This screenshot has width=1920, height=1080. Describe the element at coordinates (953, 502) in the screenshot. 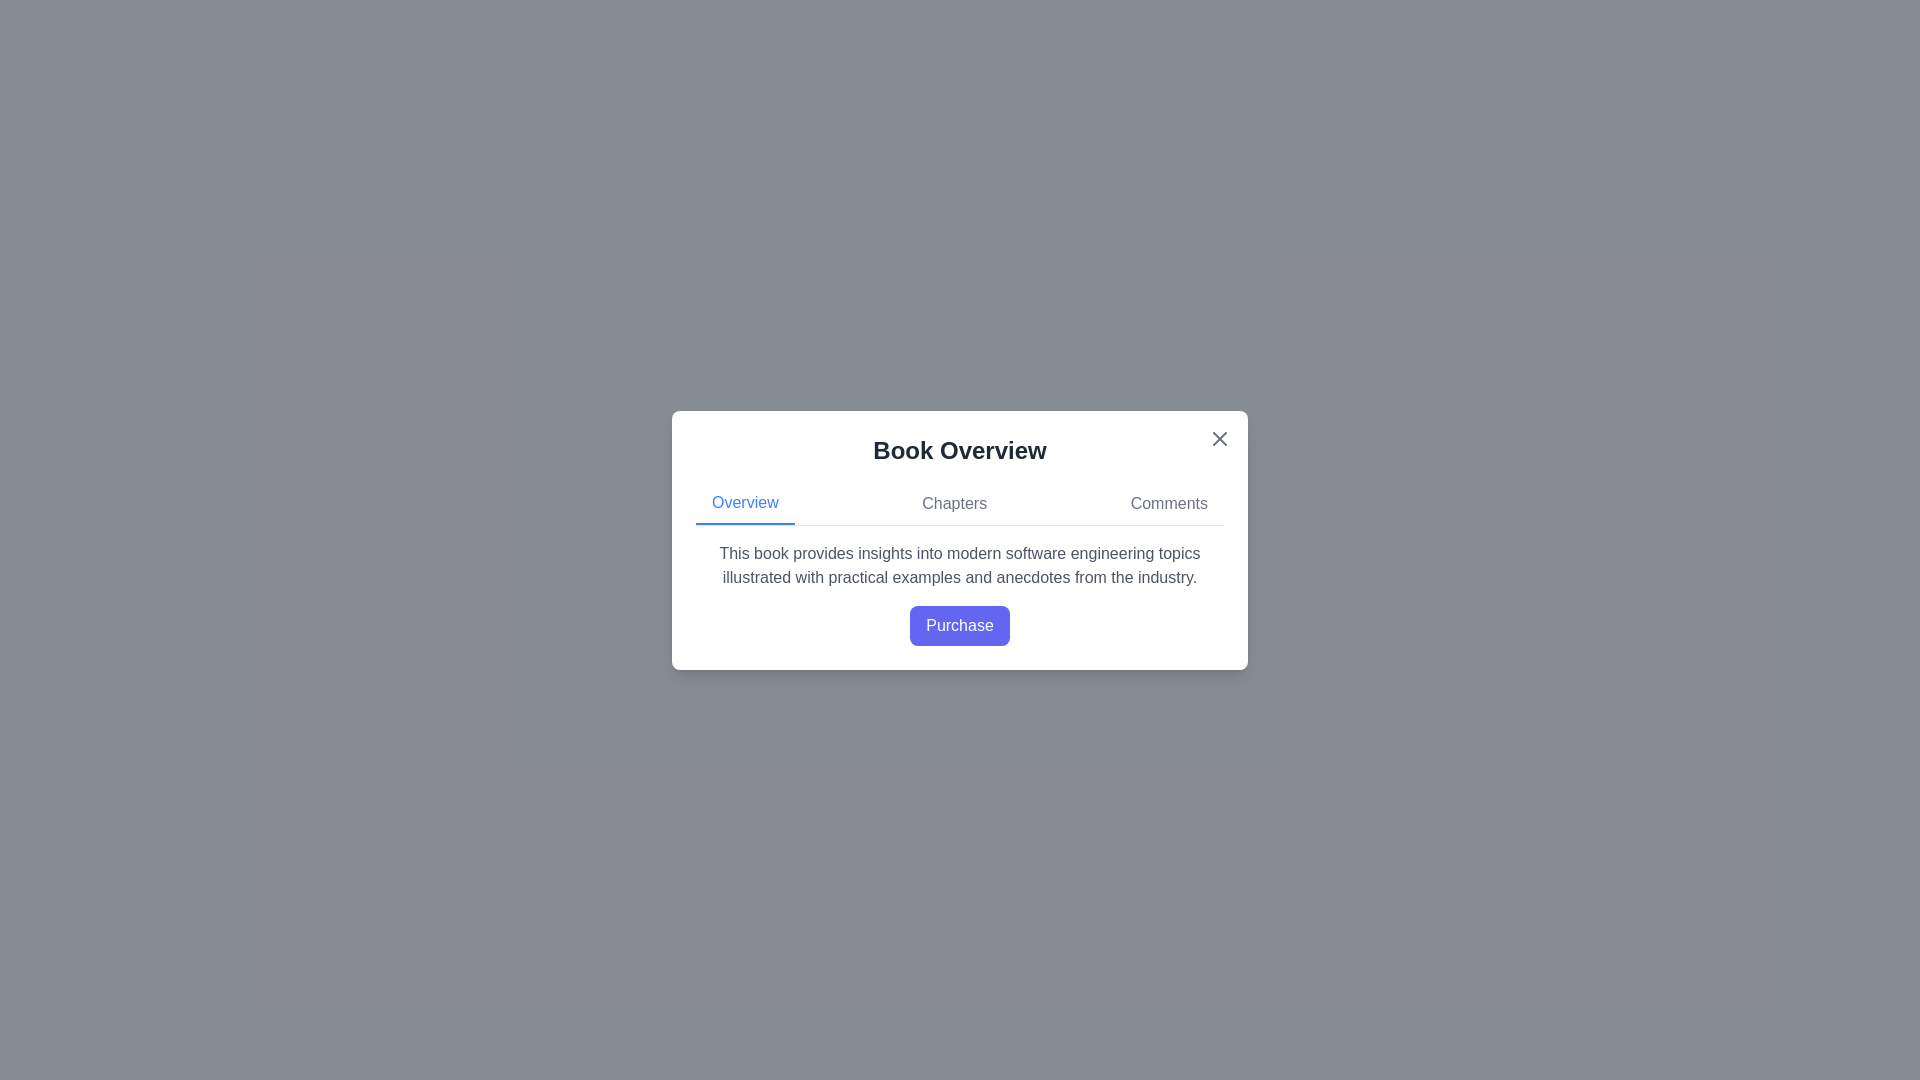

I see `the 'Chapters' text label in gray font, located in the header of the 'Book Overview' dialog box` at that location.